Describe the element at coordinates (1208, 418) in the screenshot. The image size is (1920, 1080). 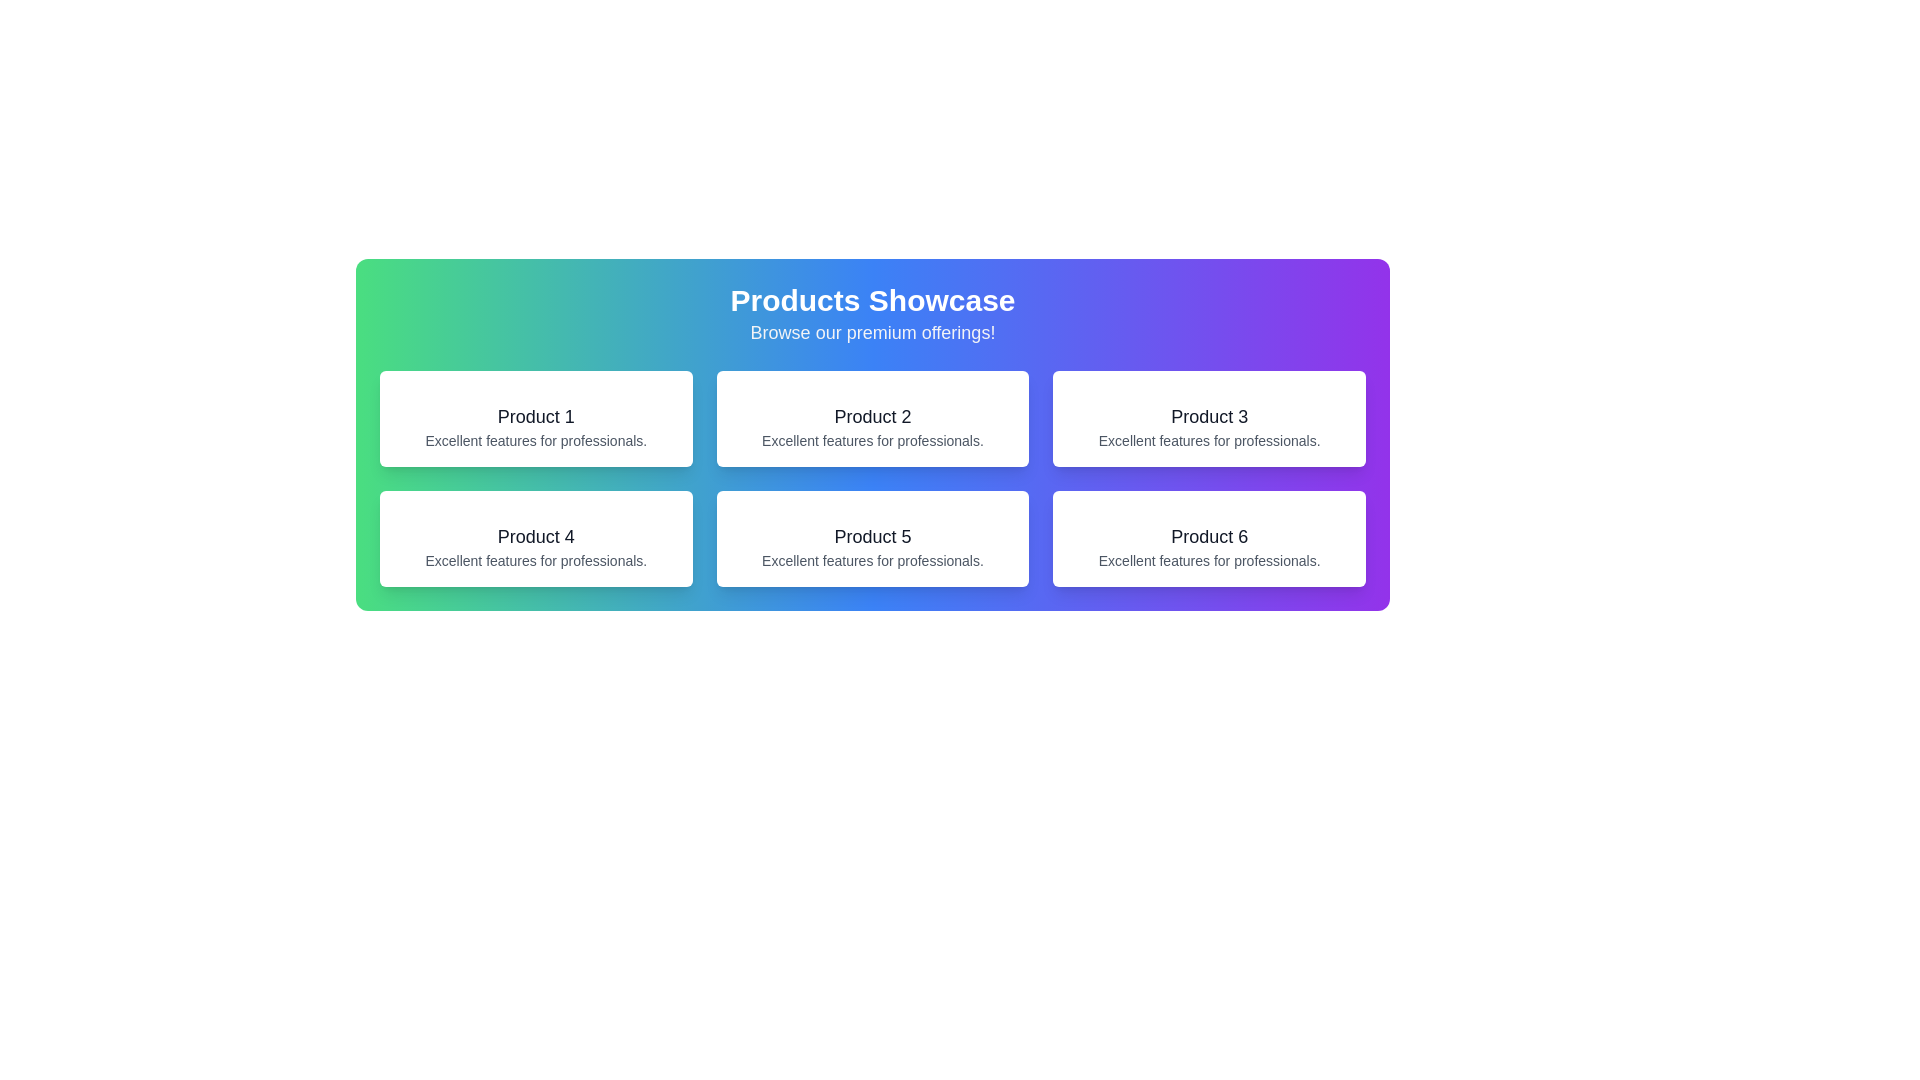
I see `the clickable card displaying 'Product 3' located in the rightmost column of the first row under the 'Products Showcase' header` at that location.